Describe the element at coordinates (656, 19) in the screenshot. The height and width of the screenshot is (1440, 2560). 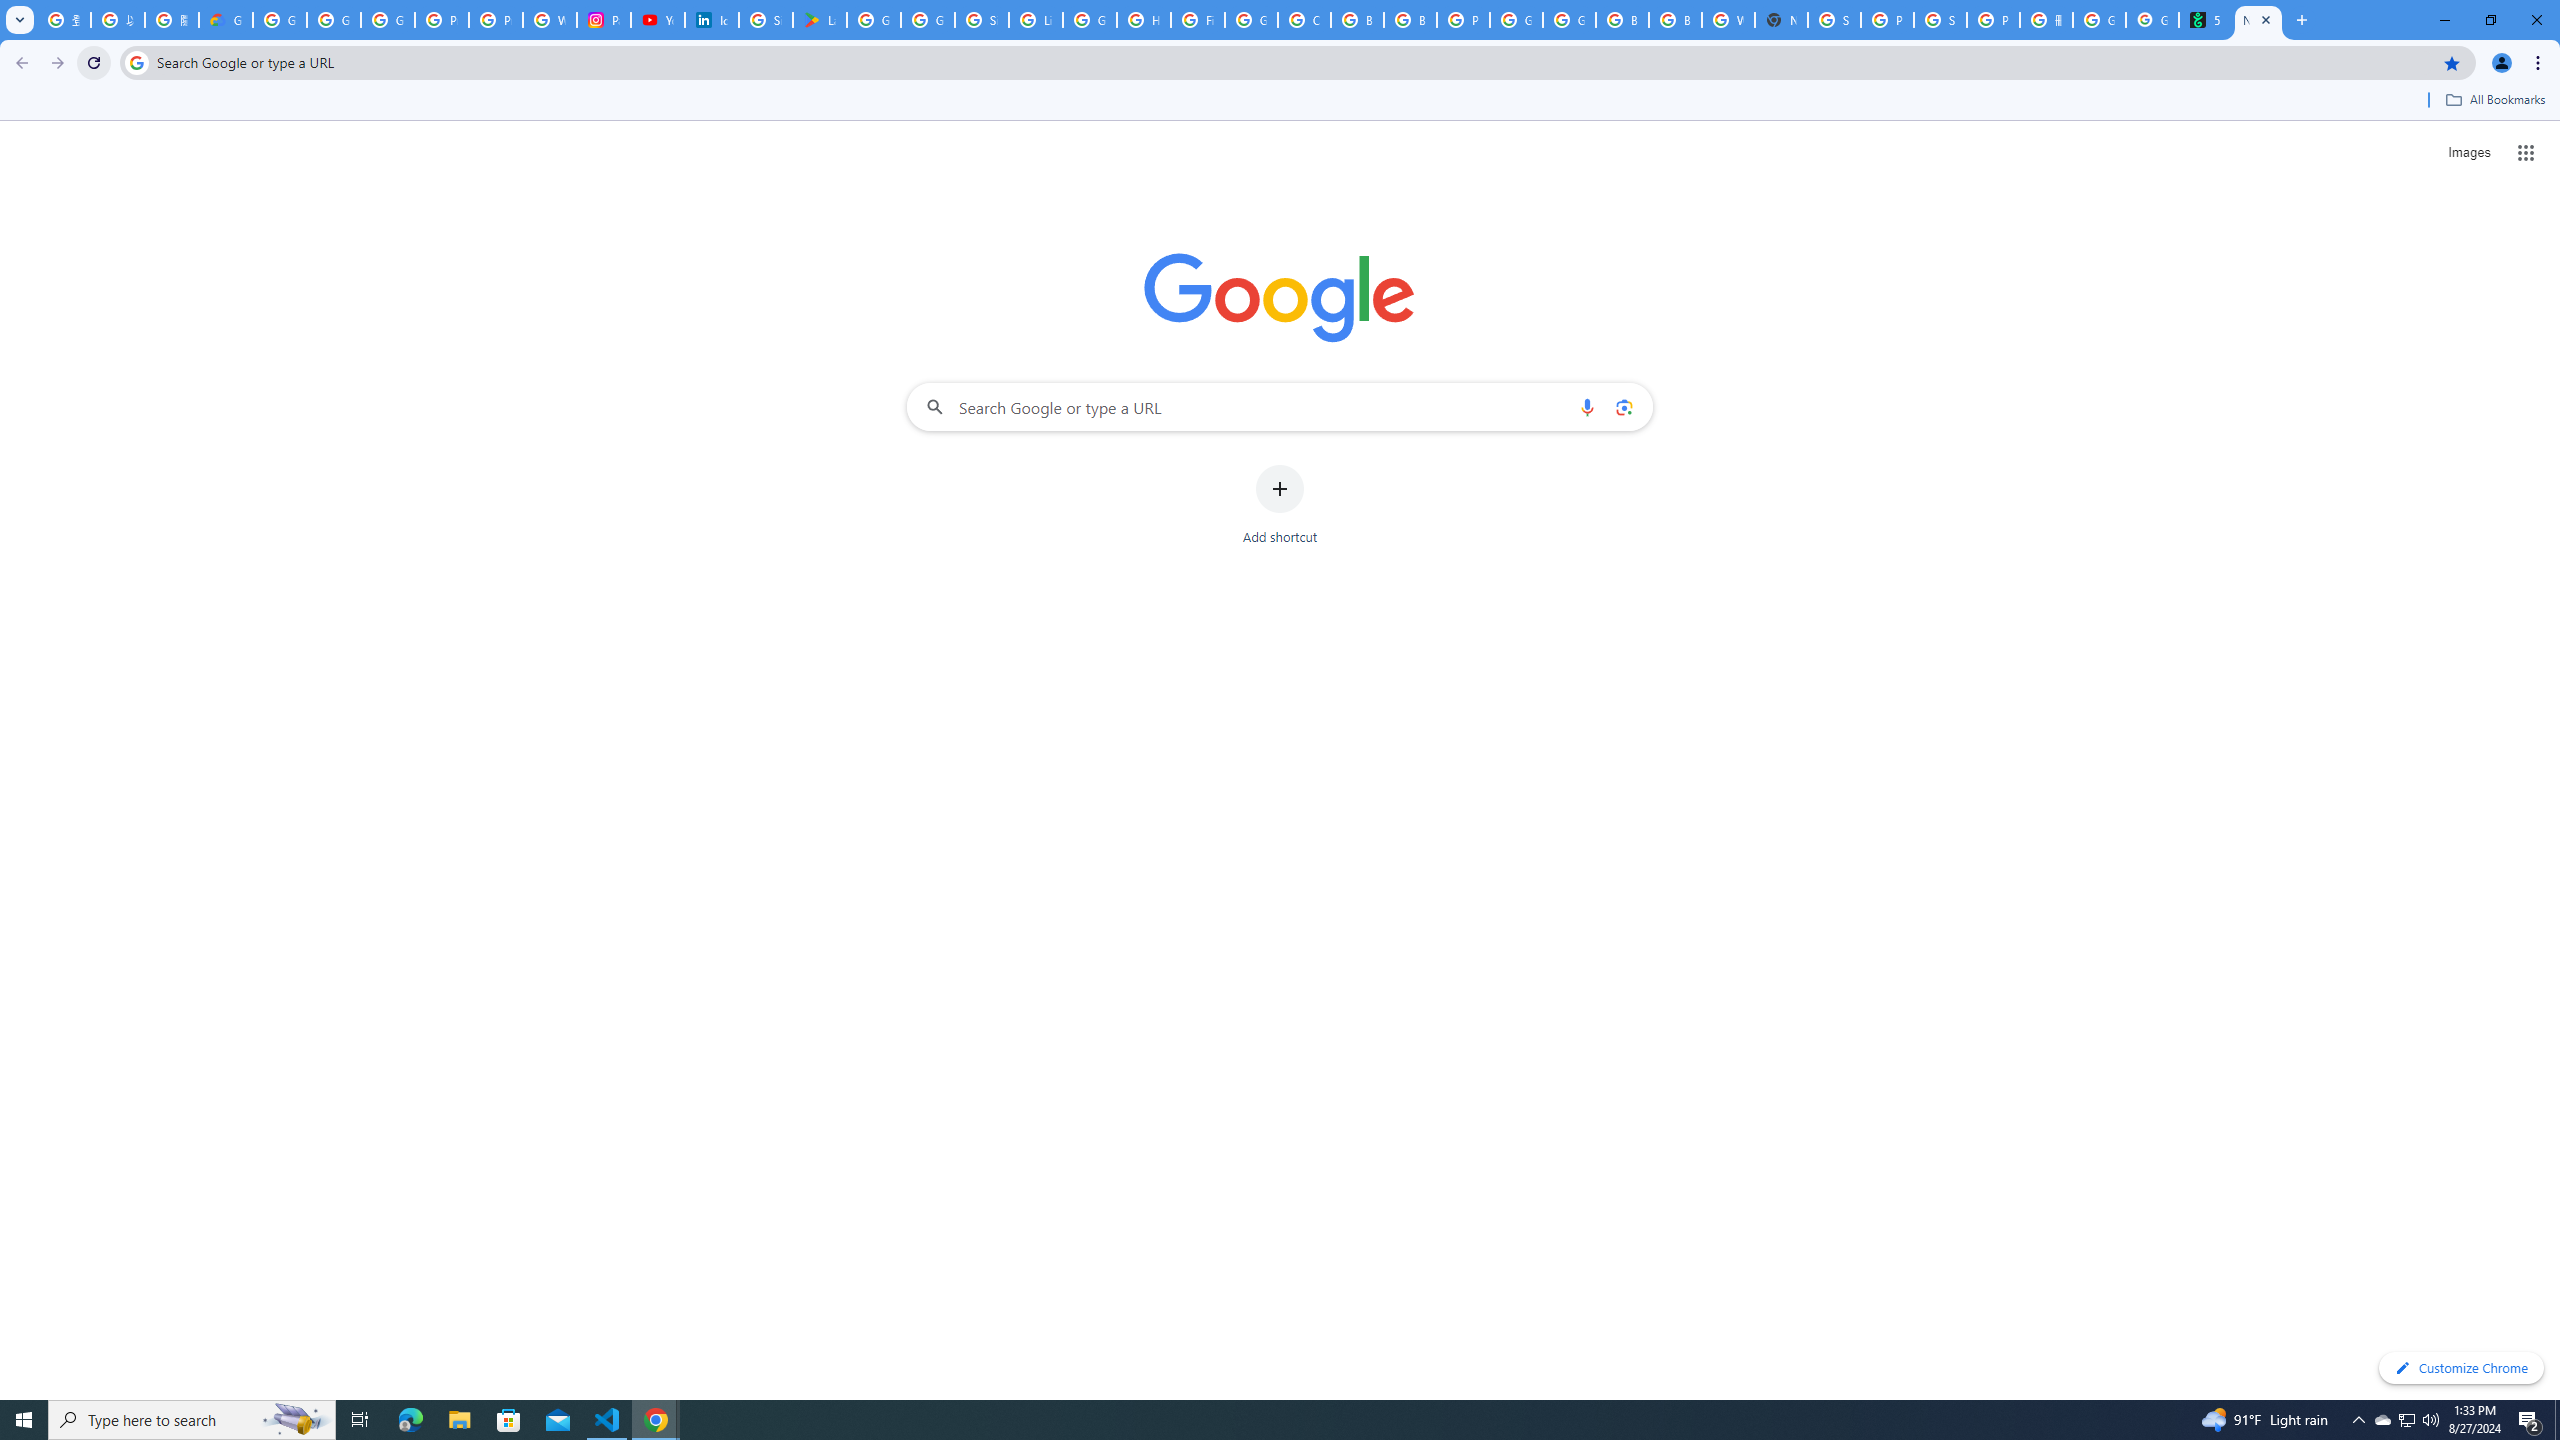
I see `'YouTube Culture & Trends - On The Rise: Handcam Videos'` at that location.